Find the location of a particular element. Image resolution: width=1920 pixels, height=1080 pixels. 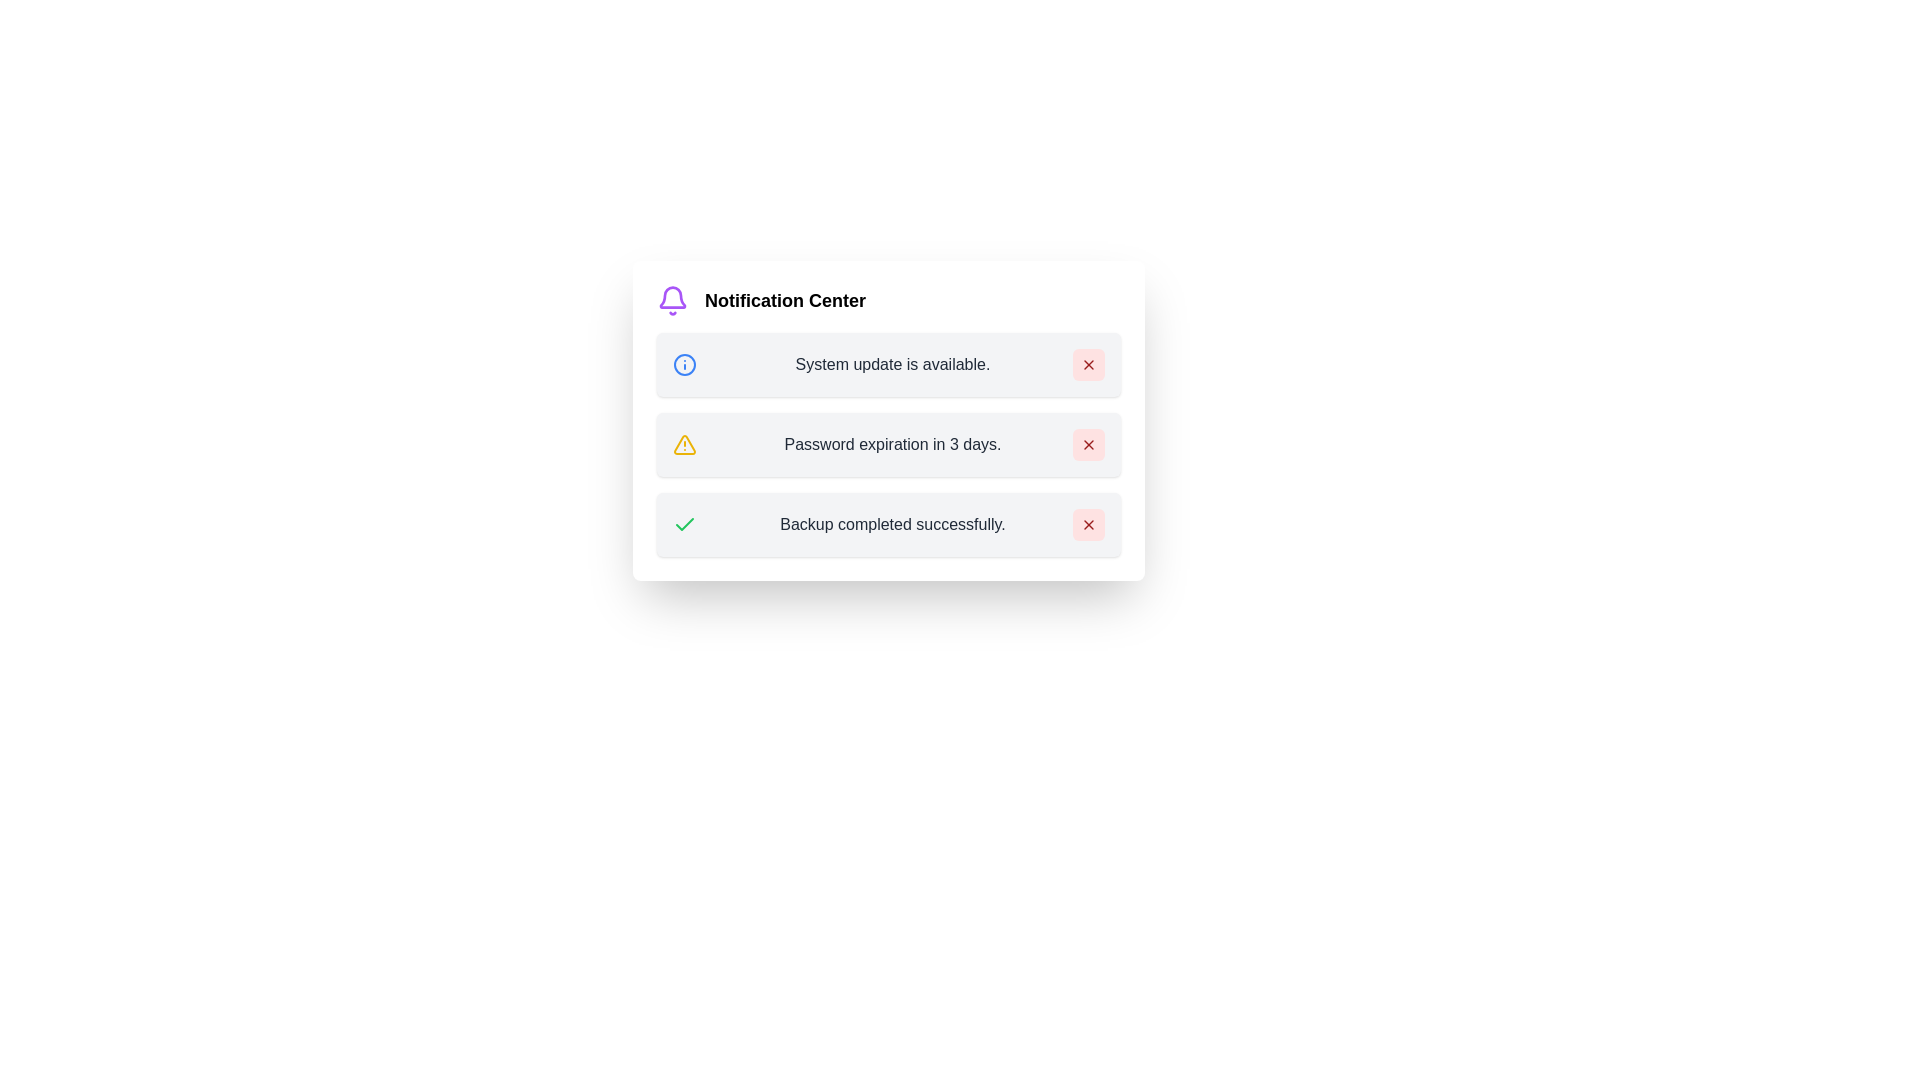

close button for Password expiration in 3 days. to dismiss it is located at coordinates (1088, 443).